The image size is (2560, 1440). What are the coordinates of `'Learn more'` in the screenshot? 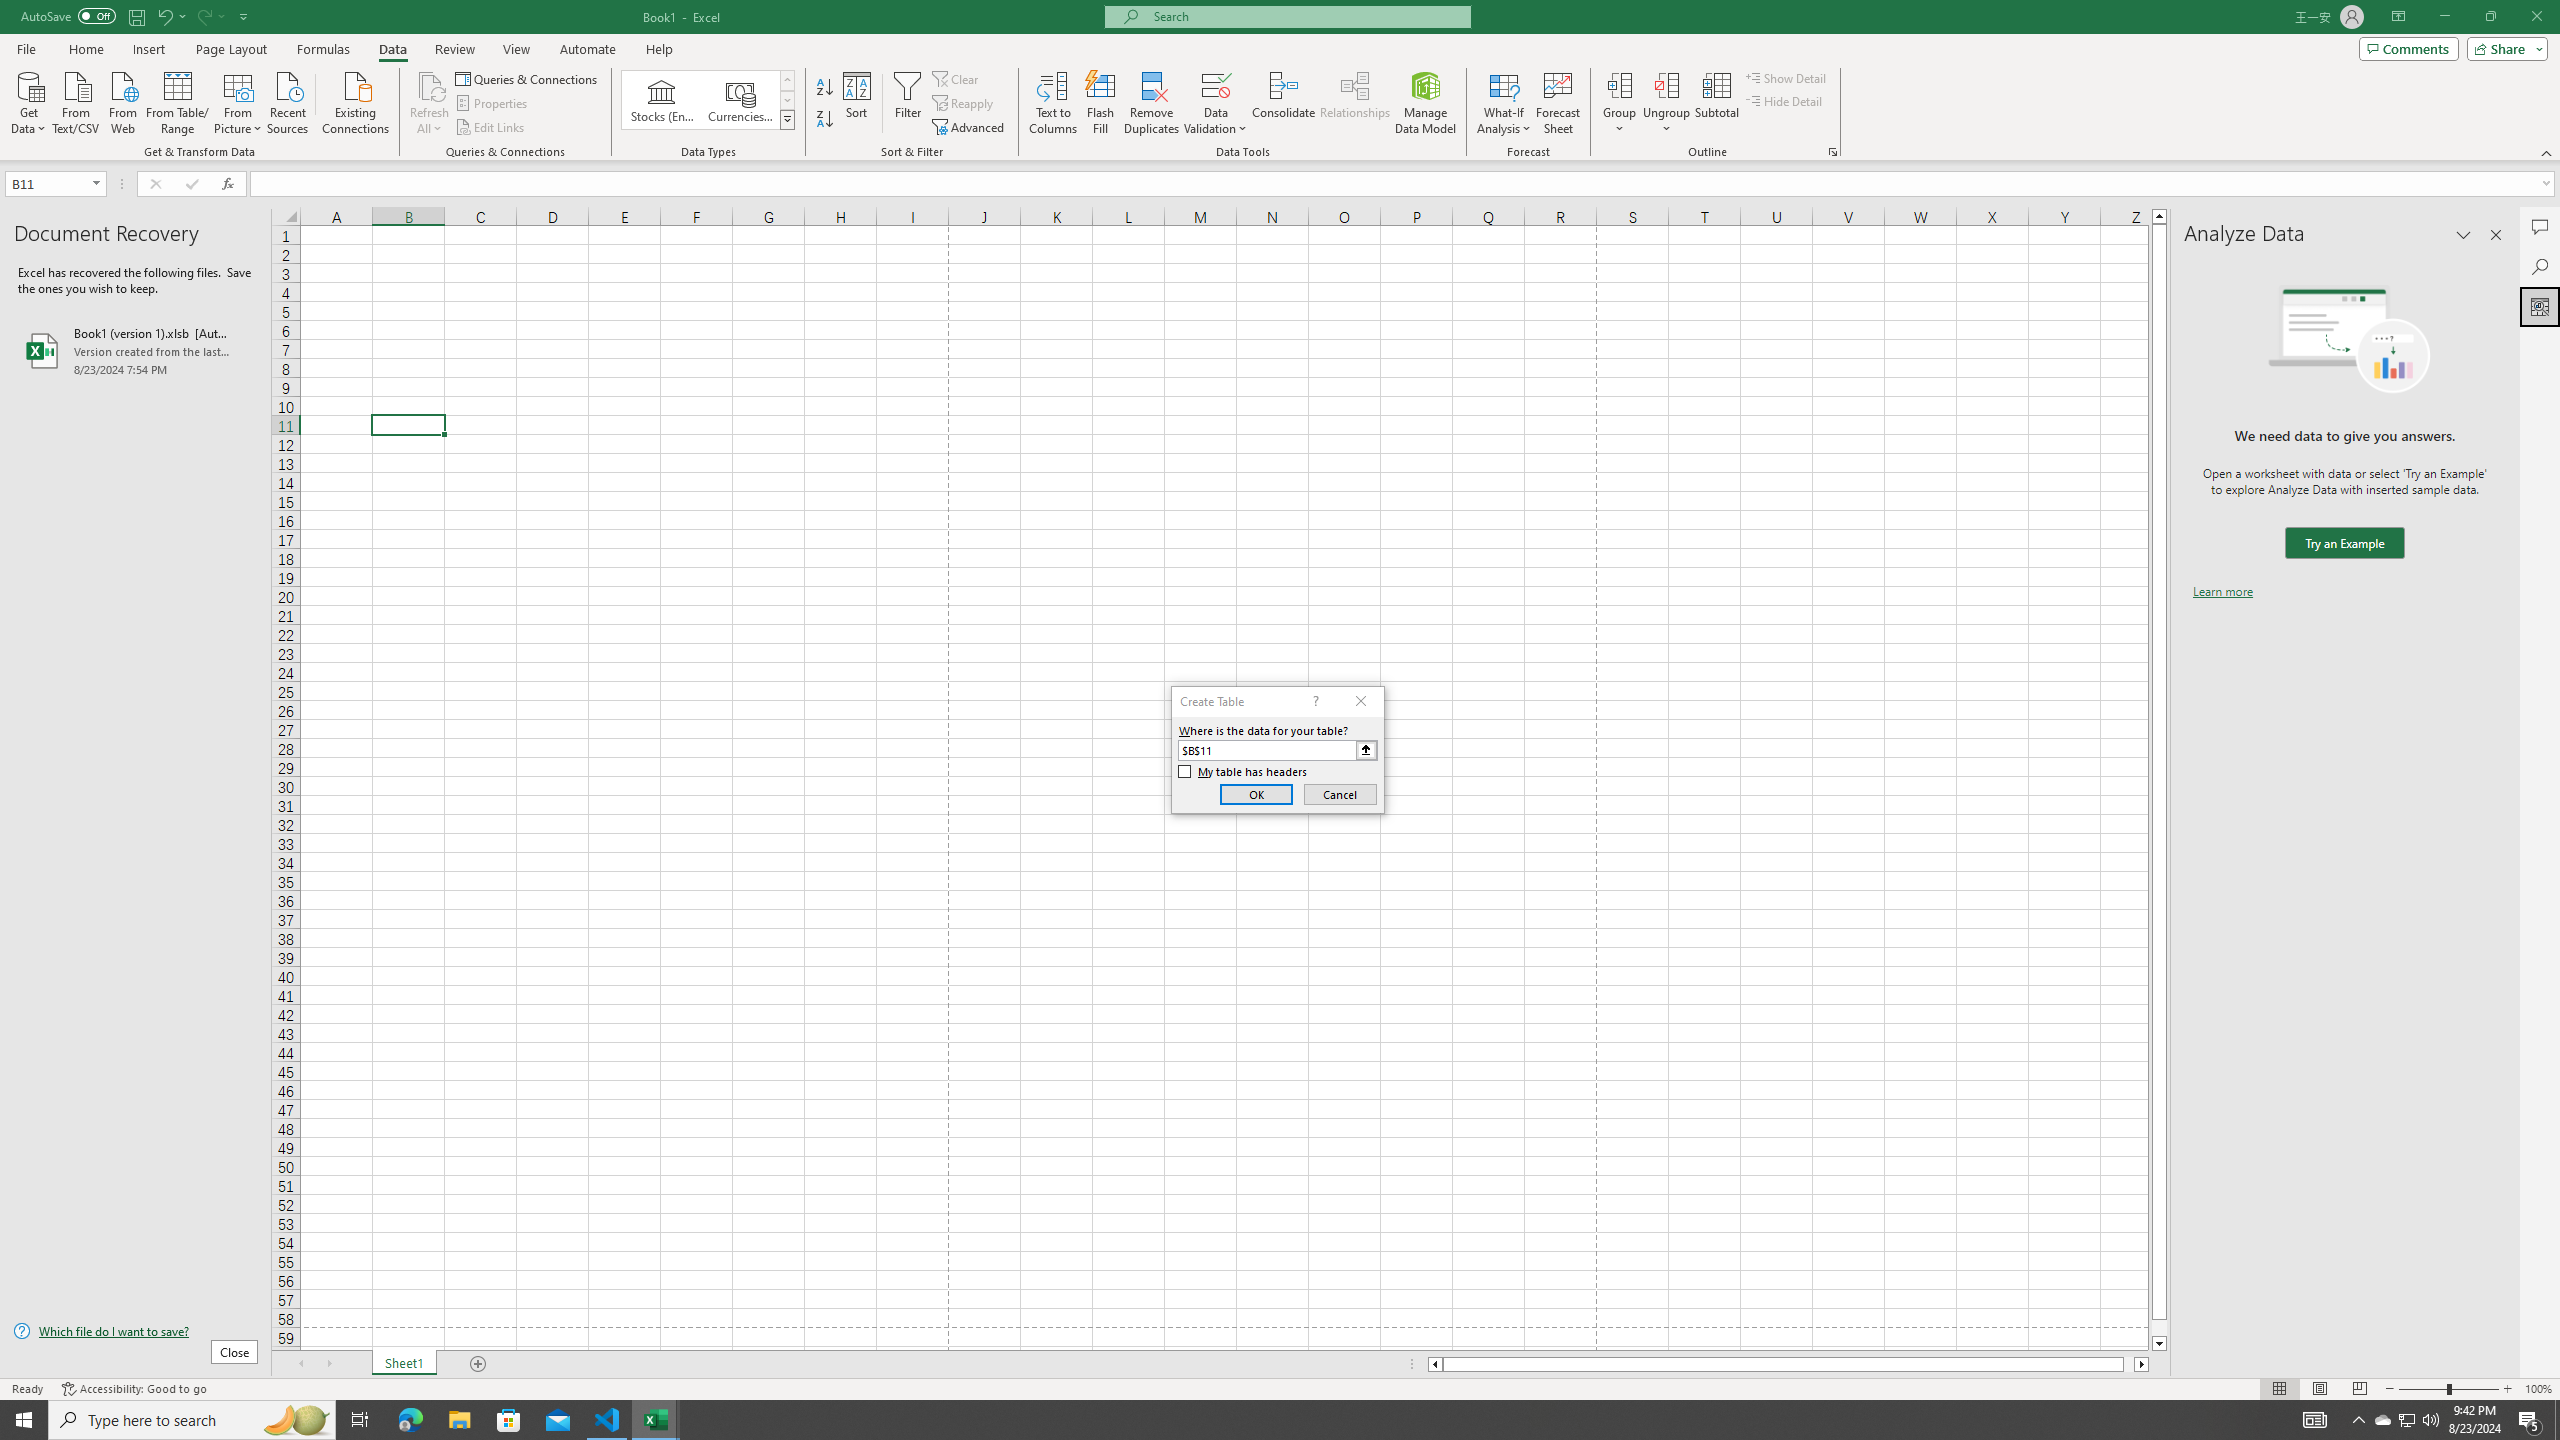 It's located at (2222, 590).